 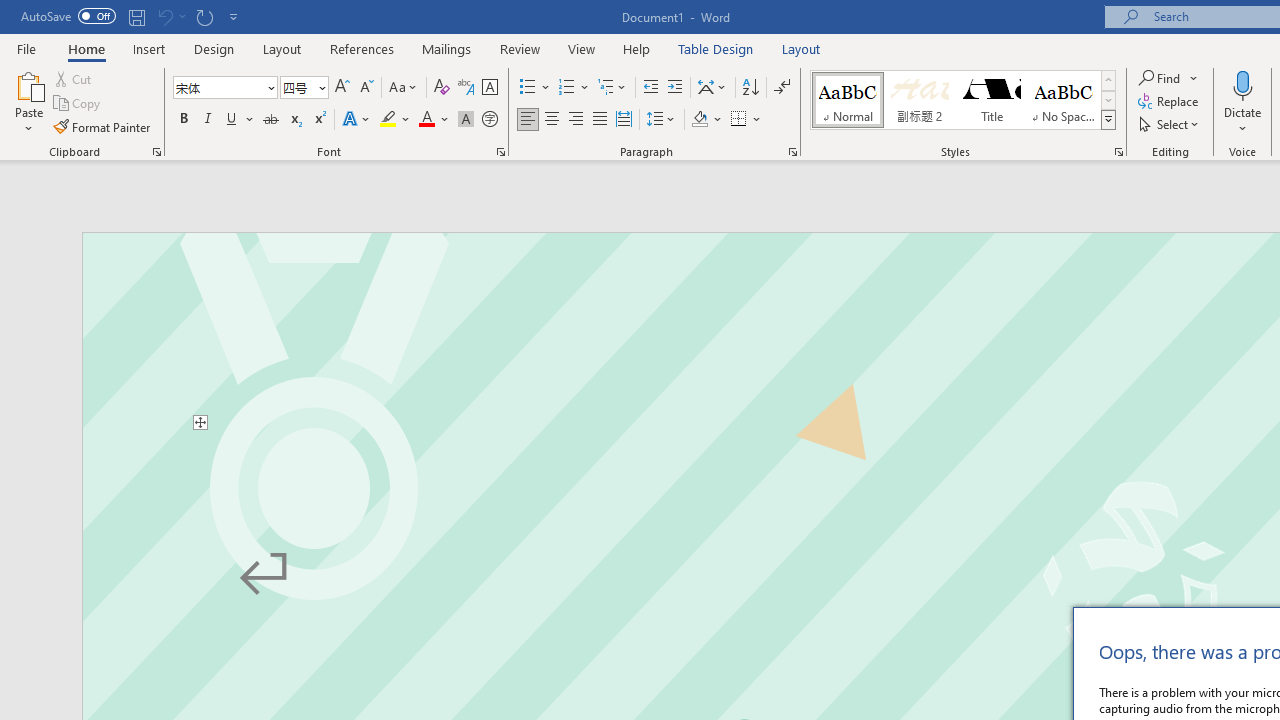 What do you see at coordinates (204, 16) in the screenshot?
I see `'Repeat Start Office Dictation'` at bounding box center [204, 16].